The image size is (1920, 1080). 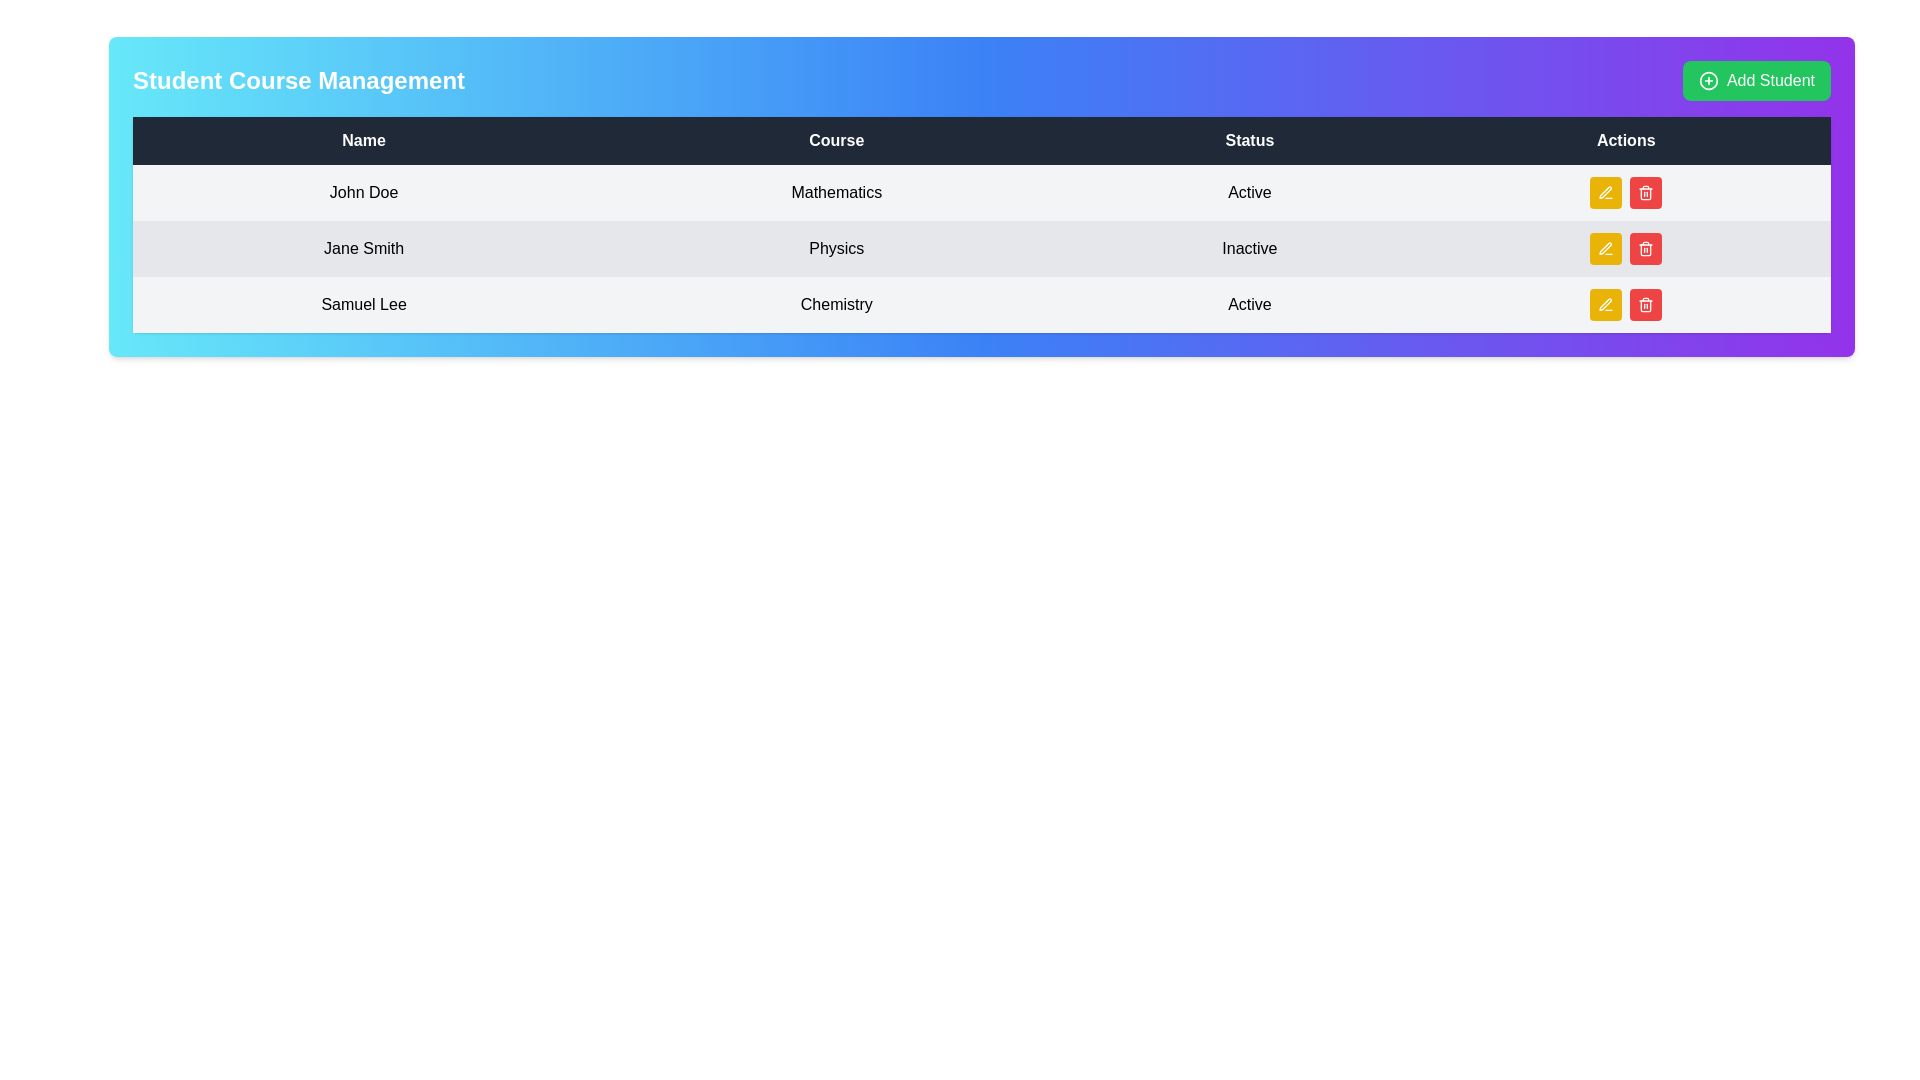 What do you see at coordinates (1707, 80) in the screenshot?
I see `the 'Add Student' button by clicking on the central circular part of the icon located at the top-right corner of the interface` at bounding box center [1707, 80].